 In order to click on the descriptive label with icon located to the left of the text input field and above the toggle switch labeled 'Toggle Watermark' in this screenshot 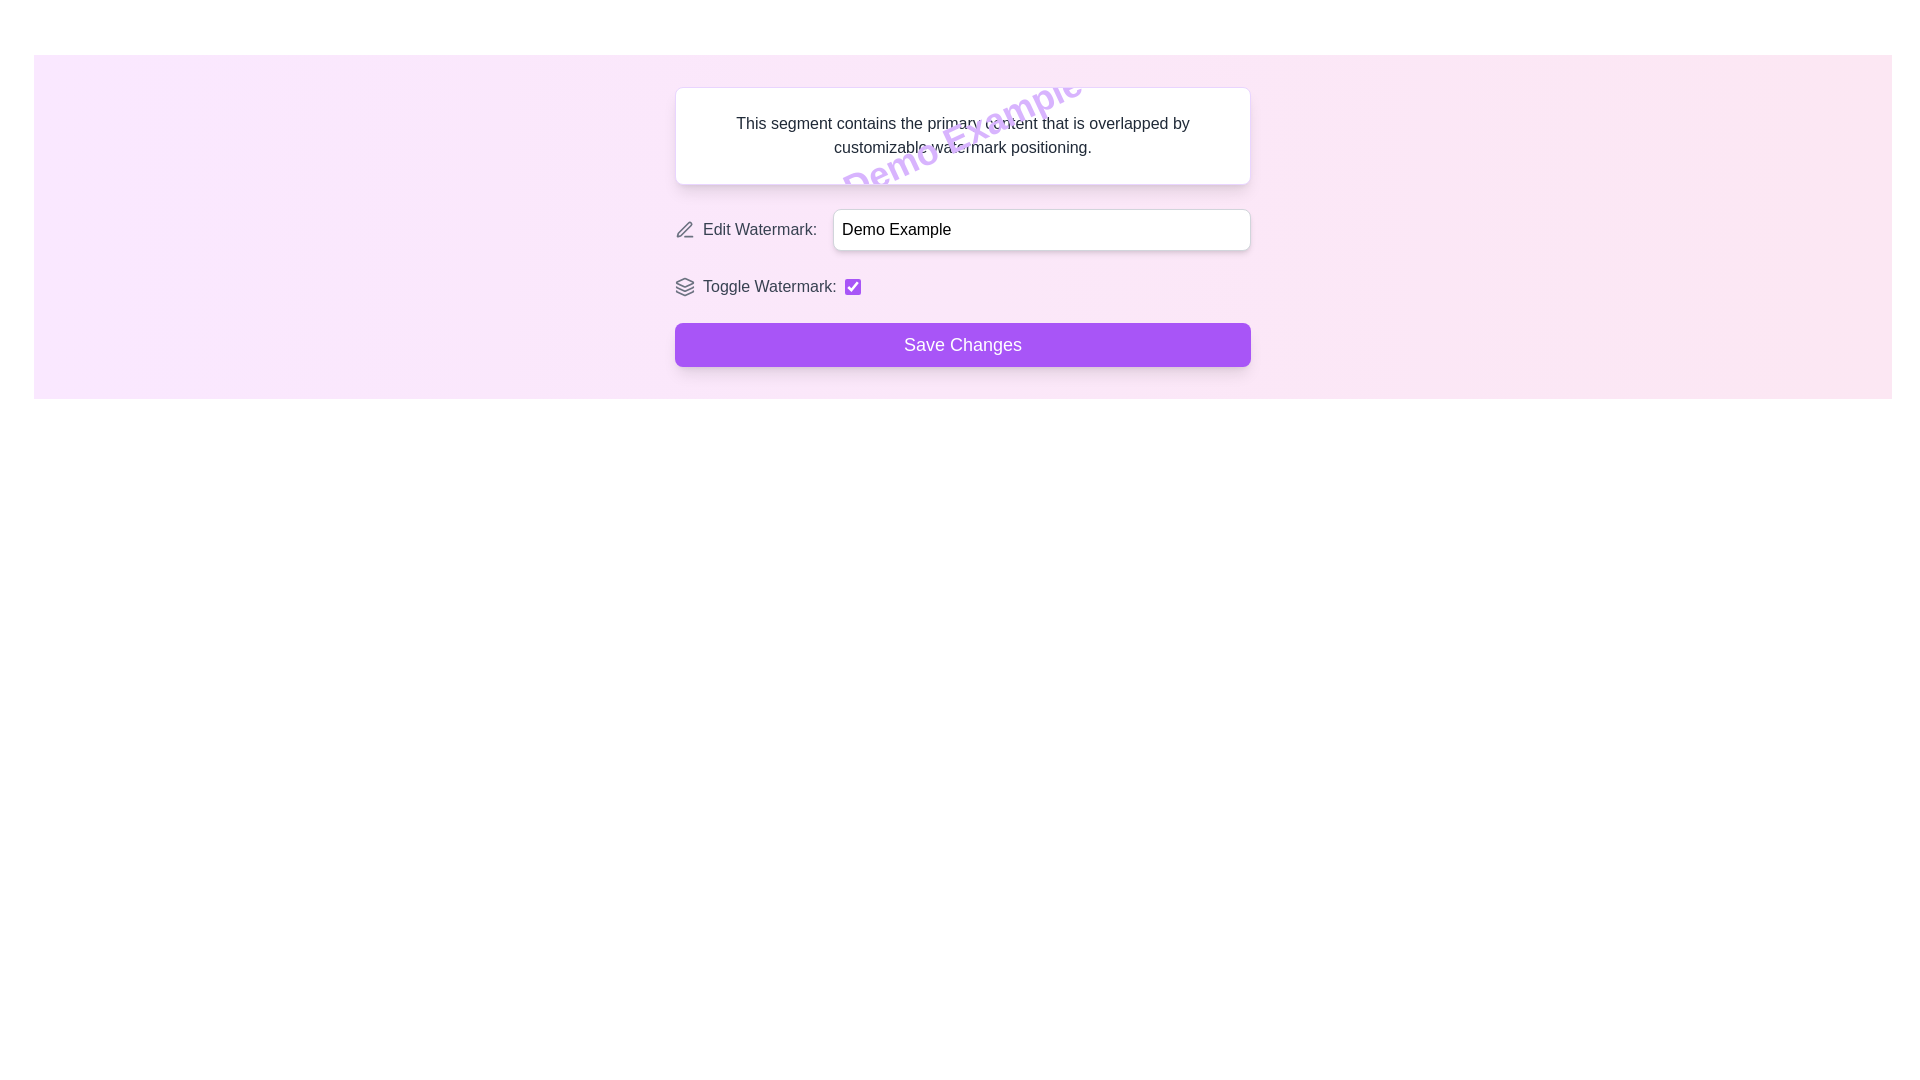, I will do `click(745, 229)`.